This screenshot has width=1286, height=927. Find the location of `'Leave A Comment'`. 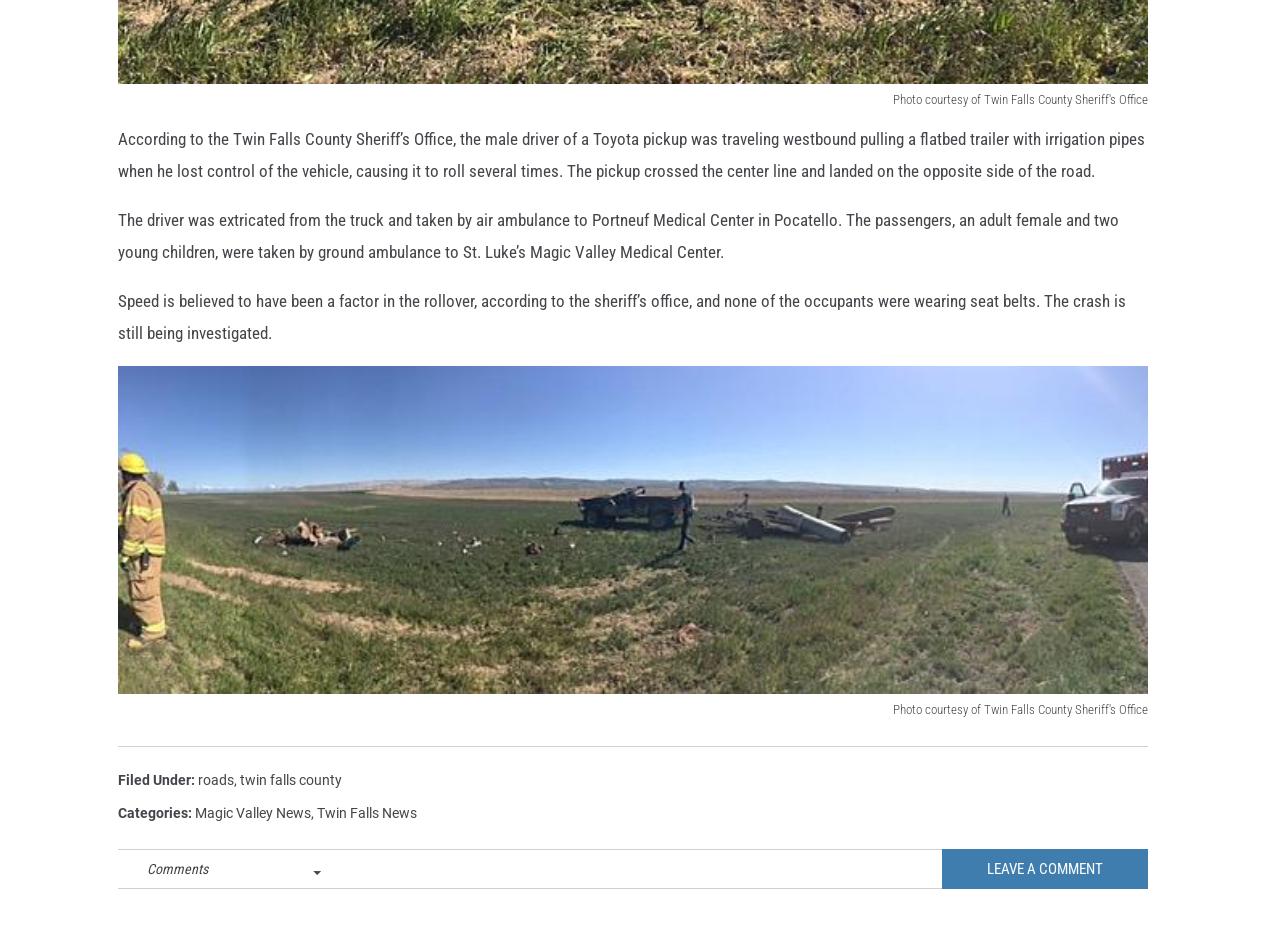

'Leave A Comment' is located at coordinates (1044, 900).